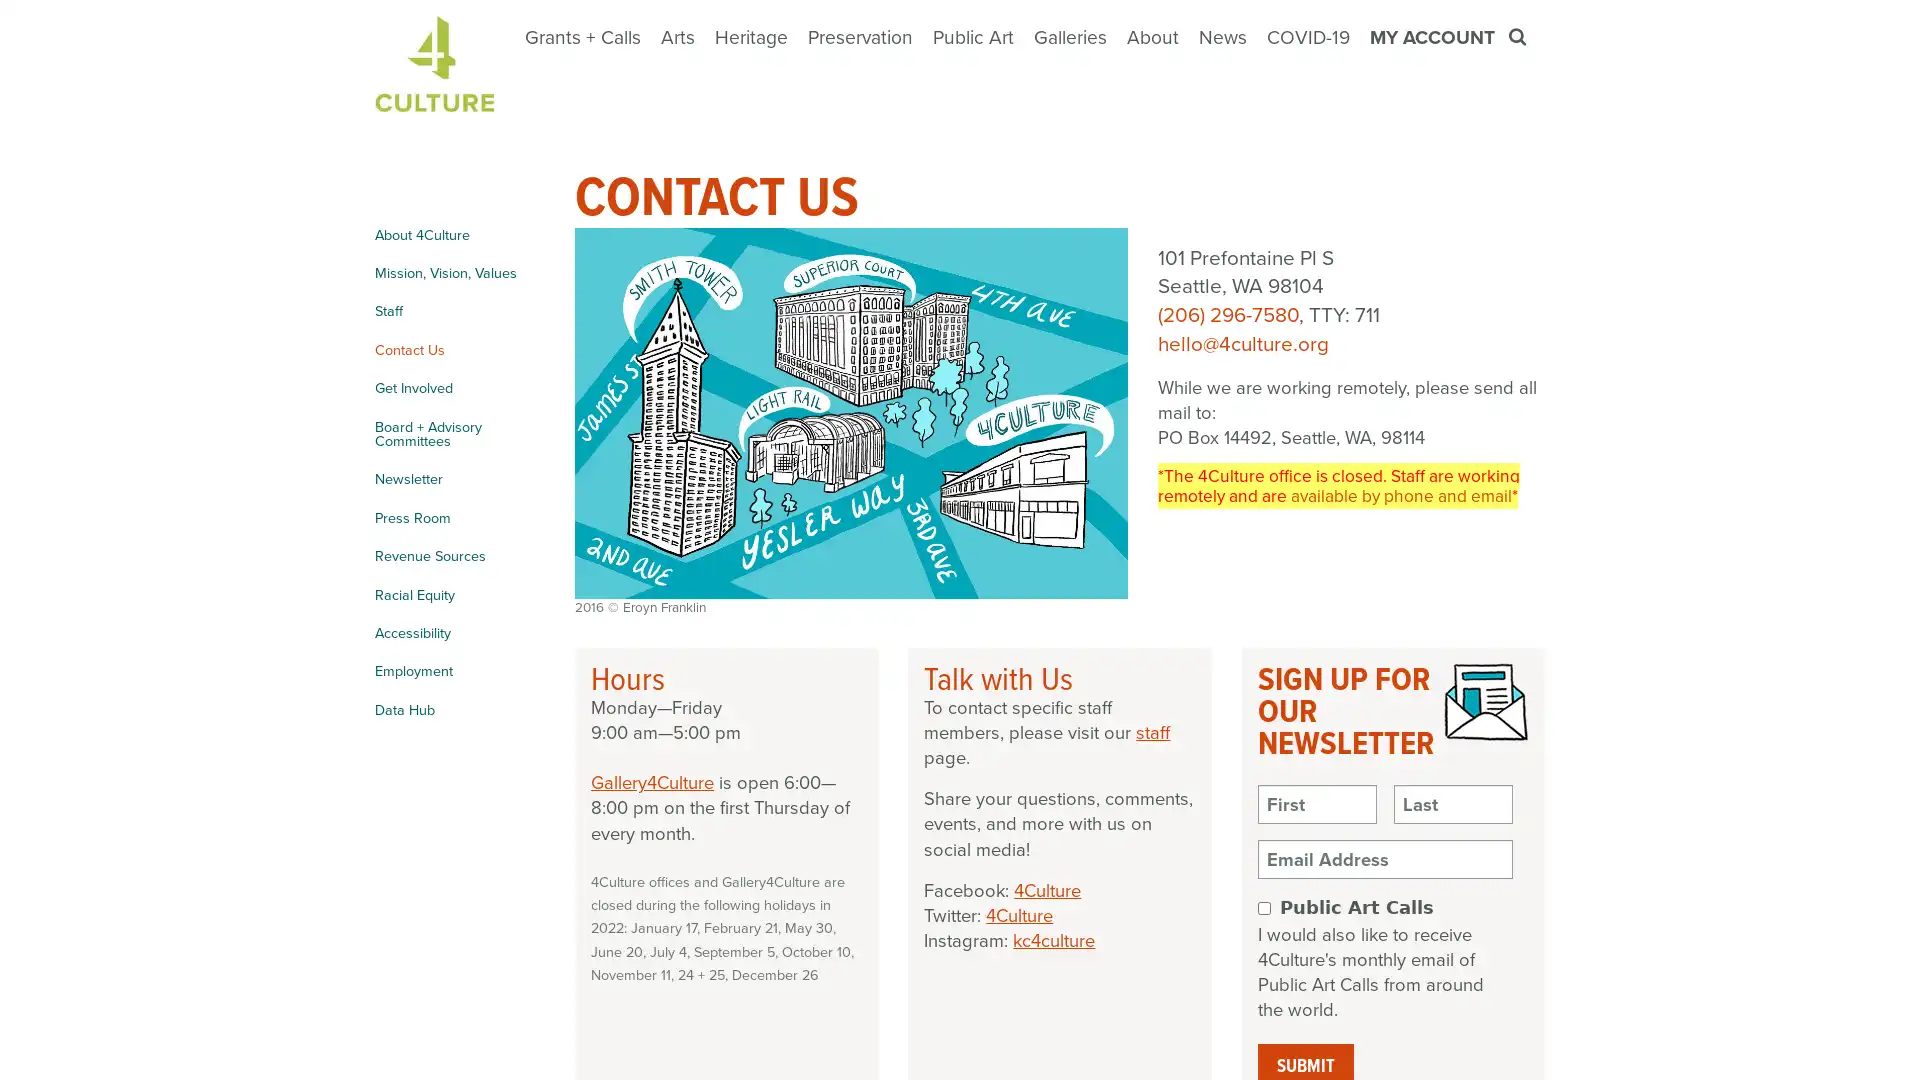  I want to click on Open search, so click(1519, 37).